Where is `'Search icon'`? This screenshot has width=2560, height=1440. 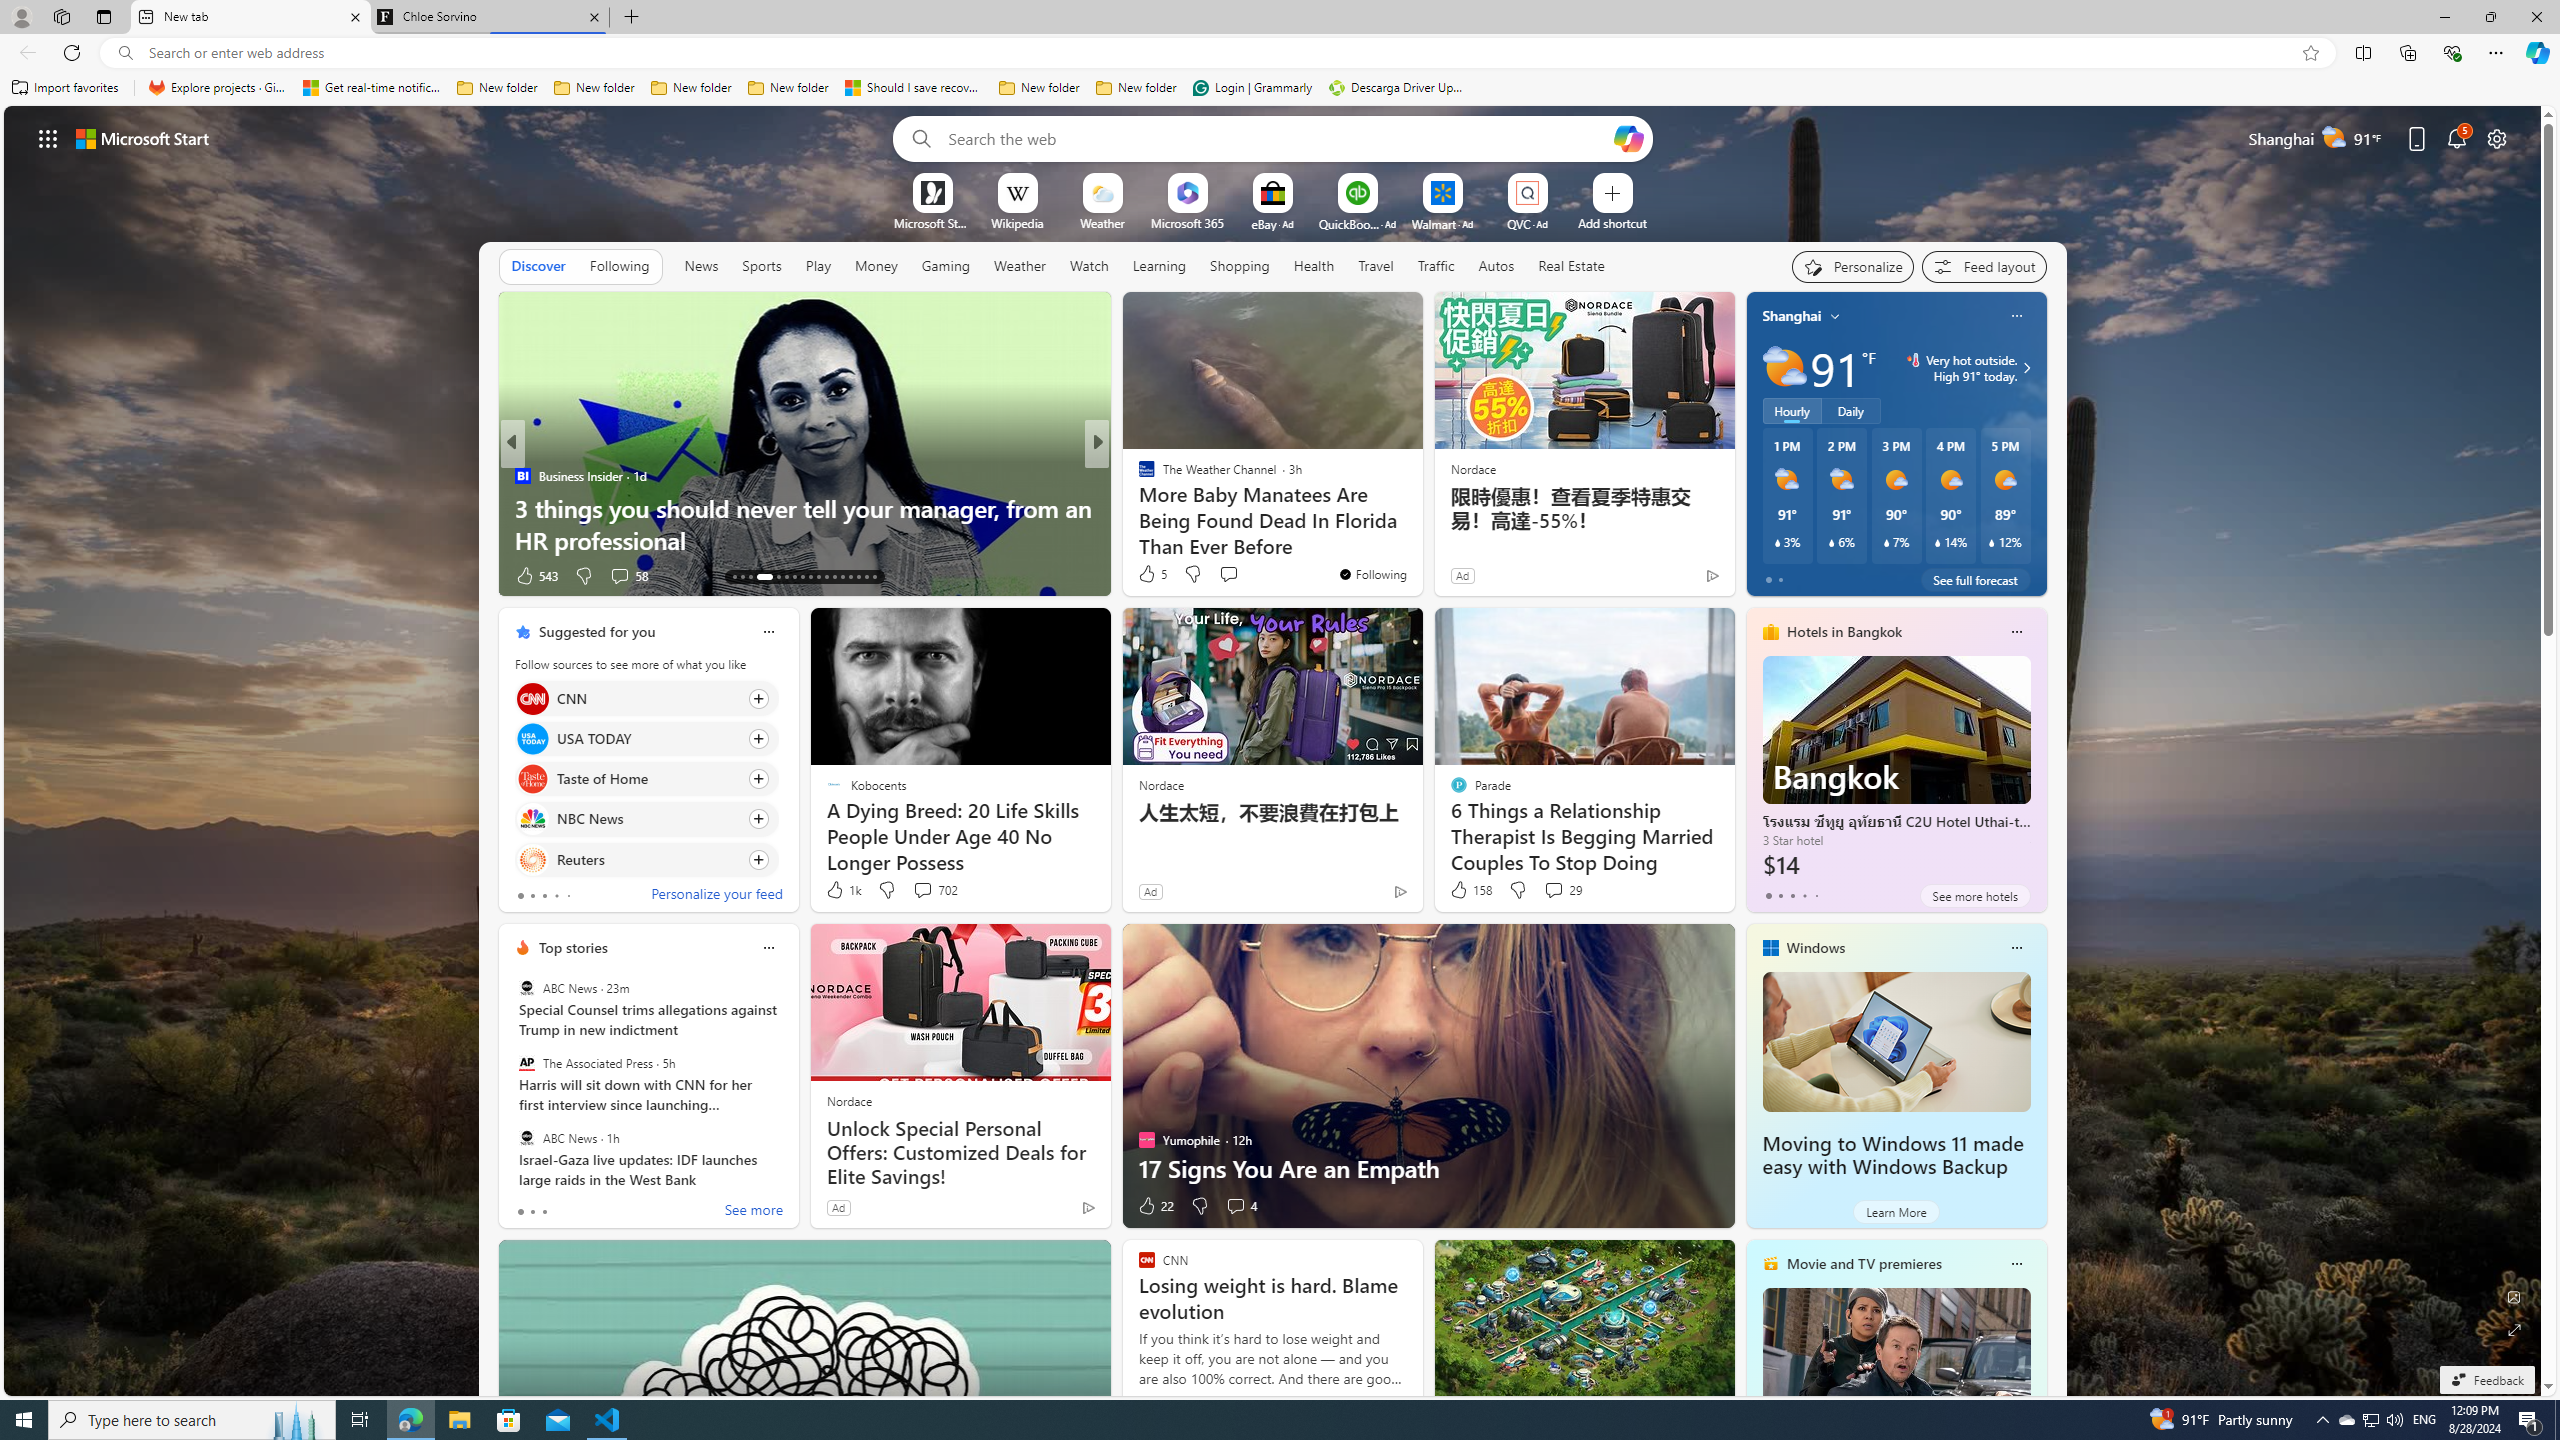 'Search icon' is located at coordinates (125, 53).